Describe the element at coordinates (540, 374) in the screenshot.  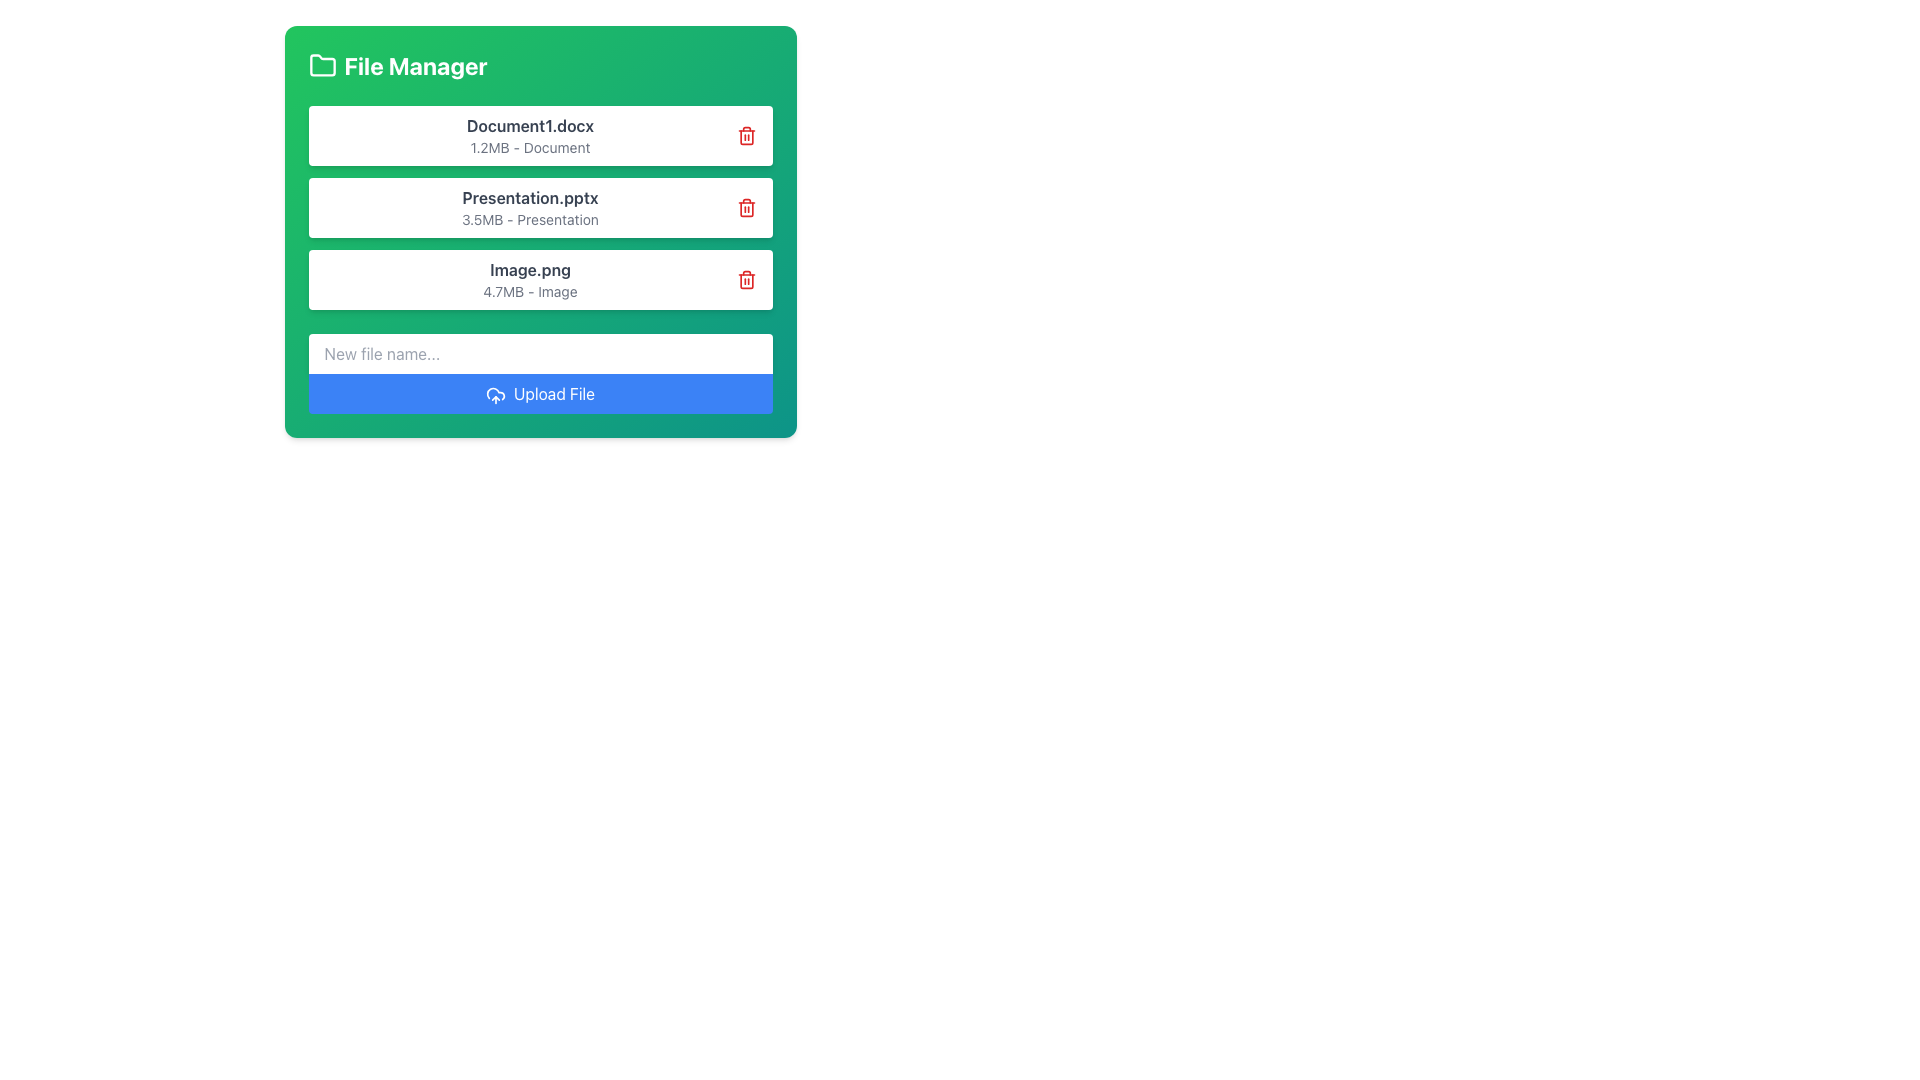
I see `the upload button located below the 'New file name...' text input field in the File Manager card to initiate the file upload process` at that location.